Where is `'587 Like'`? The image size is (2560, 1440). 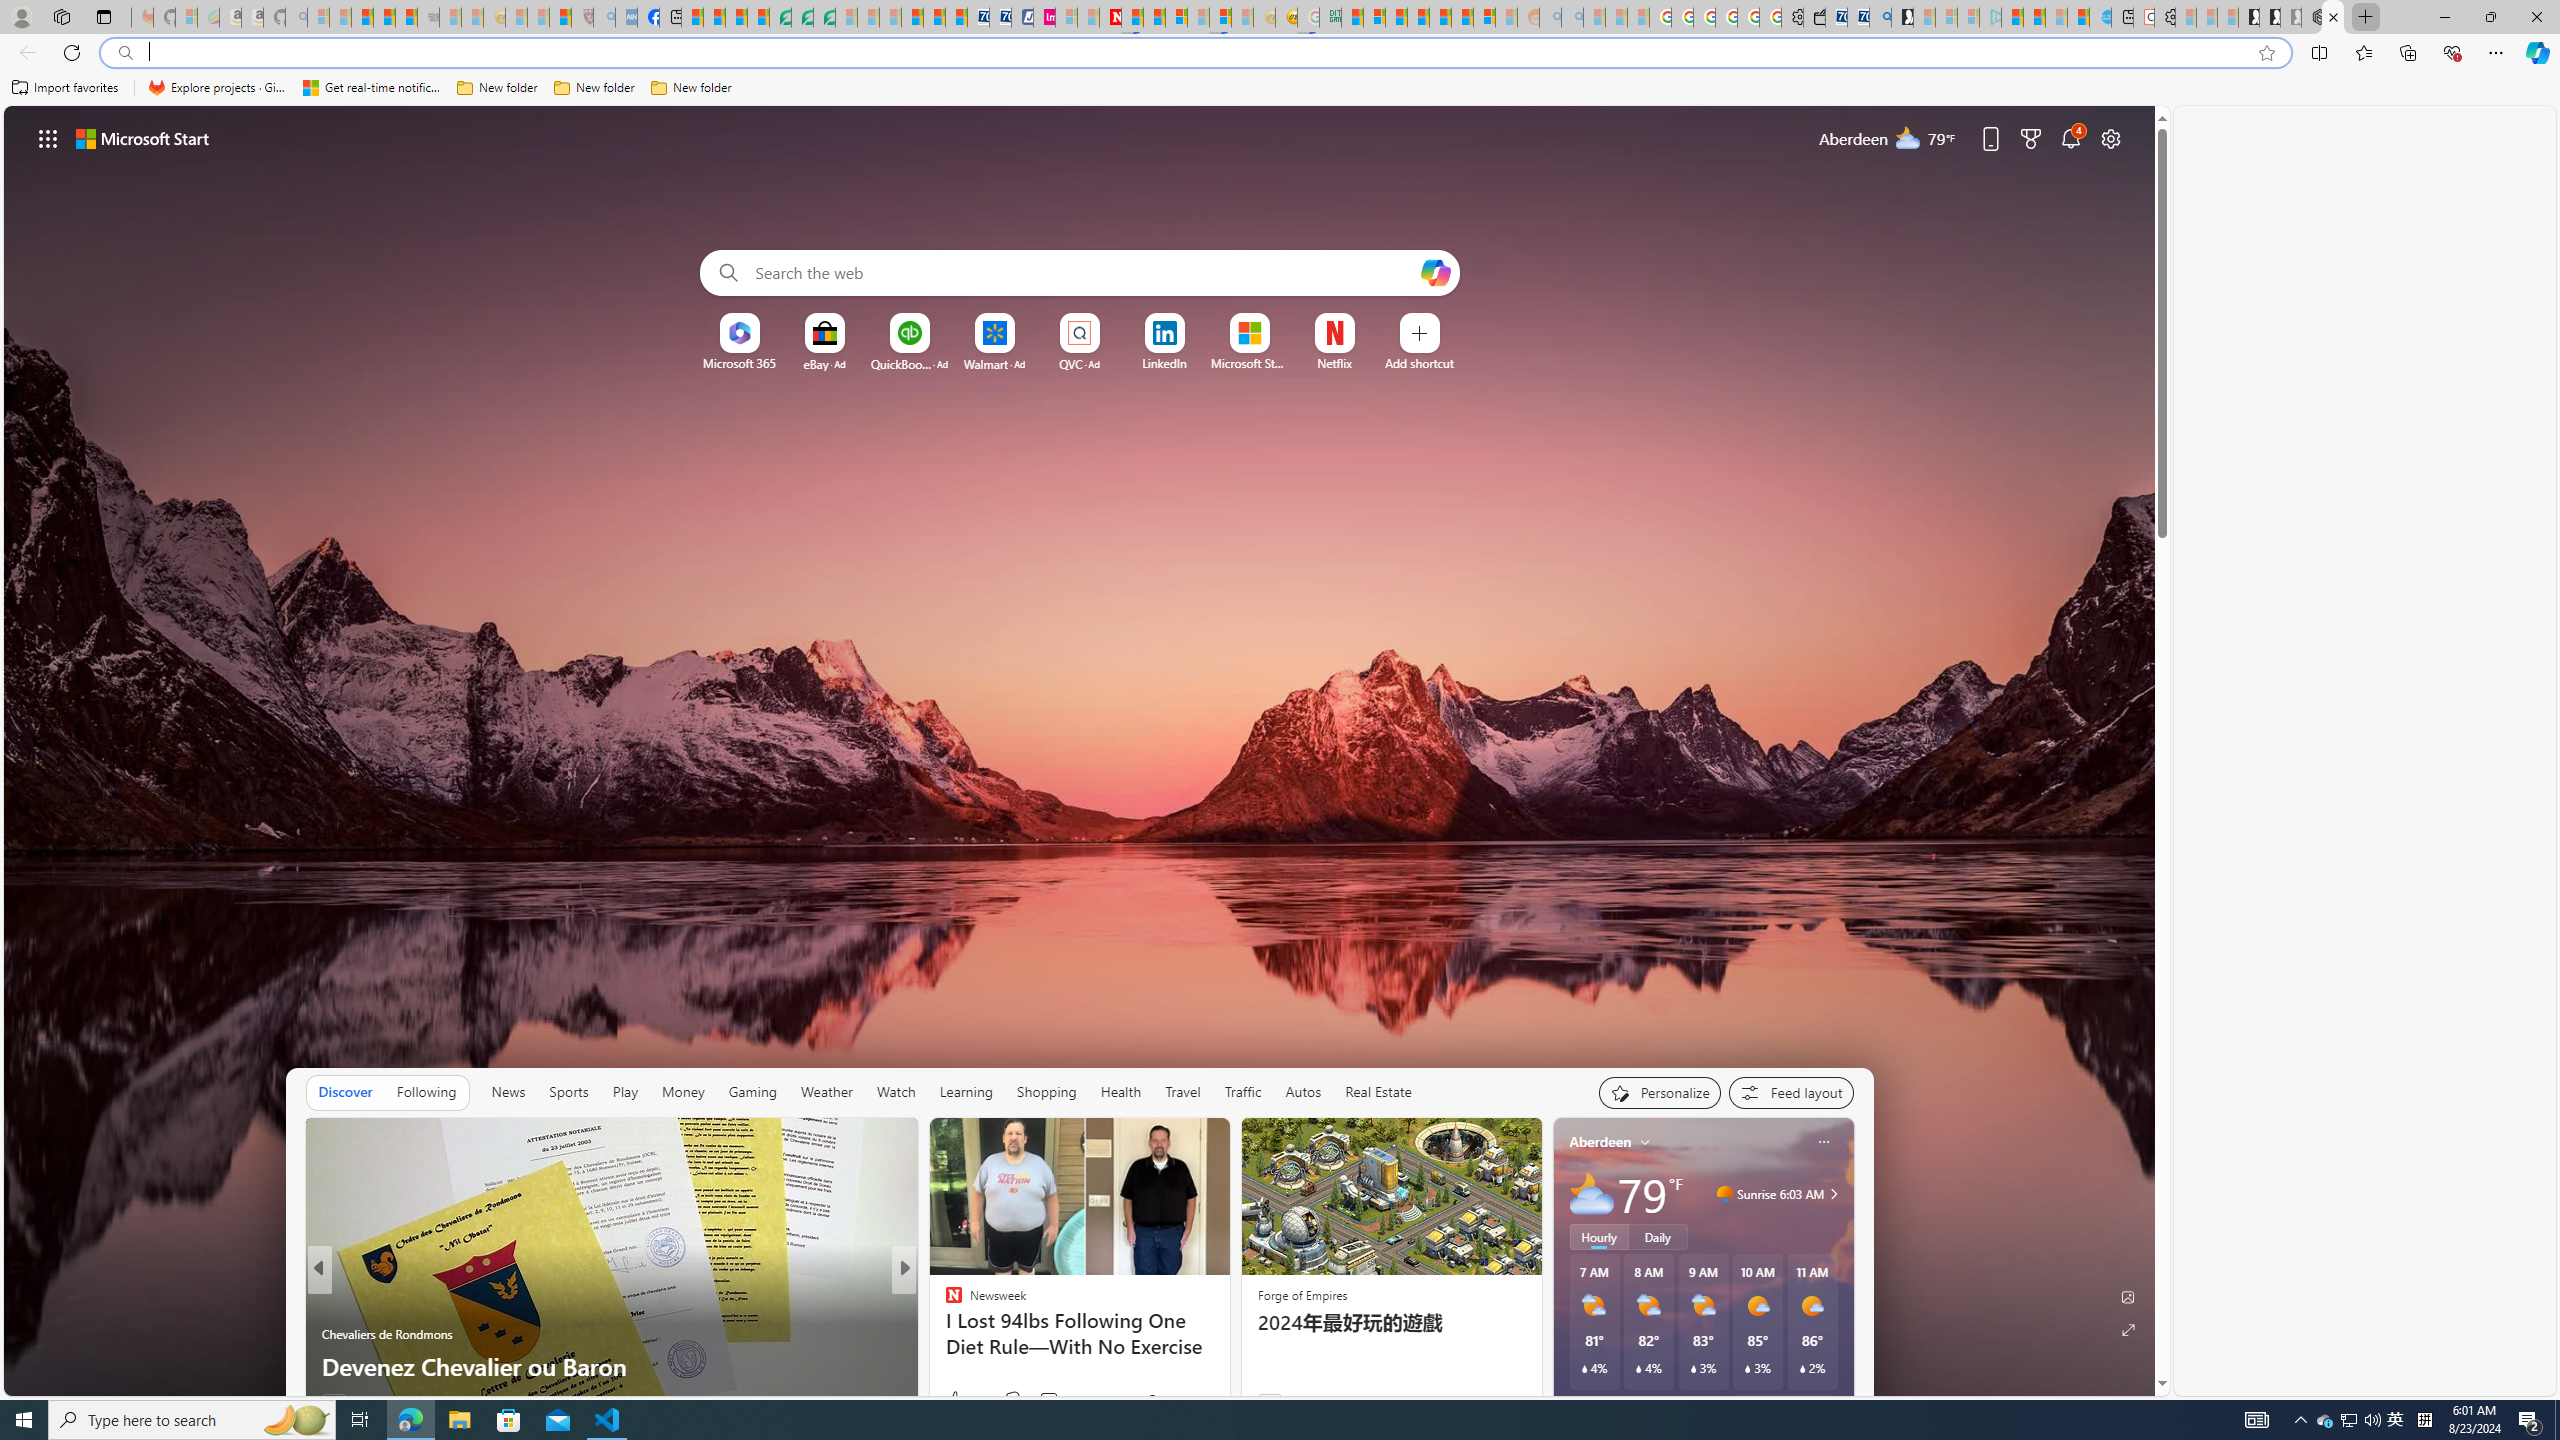
'587 Like' is located at coordinates (957, 1401).